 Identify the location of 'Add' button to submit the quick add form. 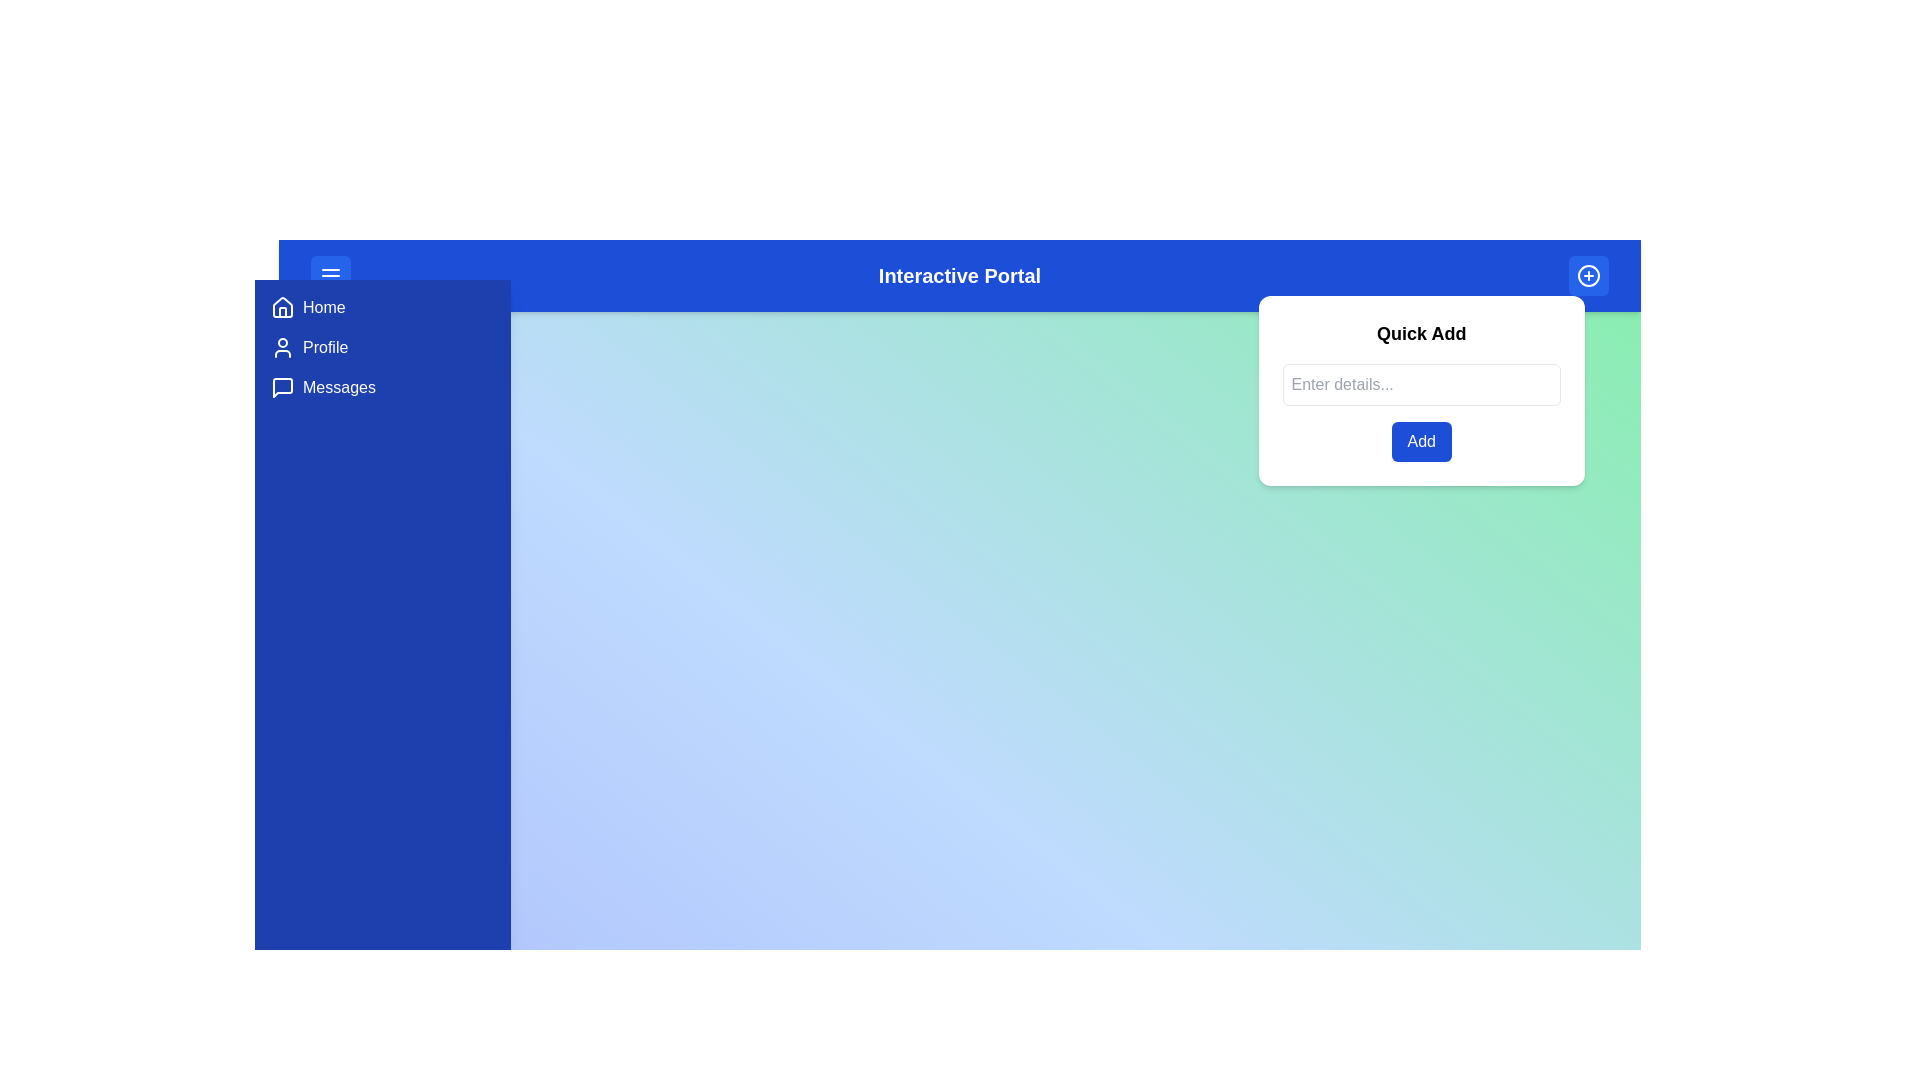
(1419, 441).